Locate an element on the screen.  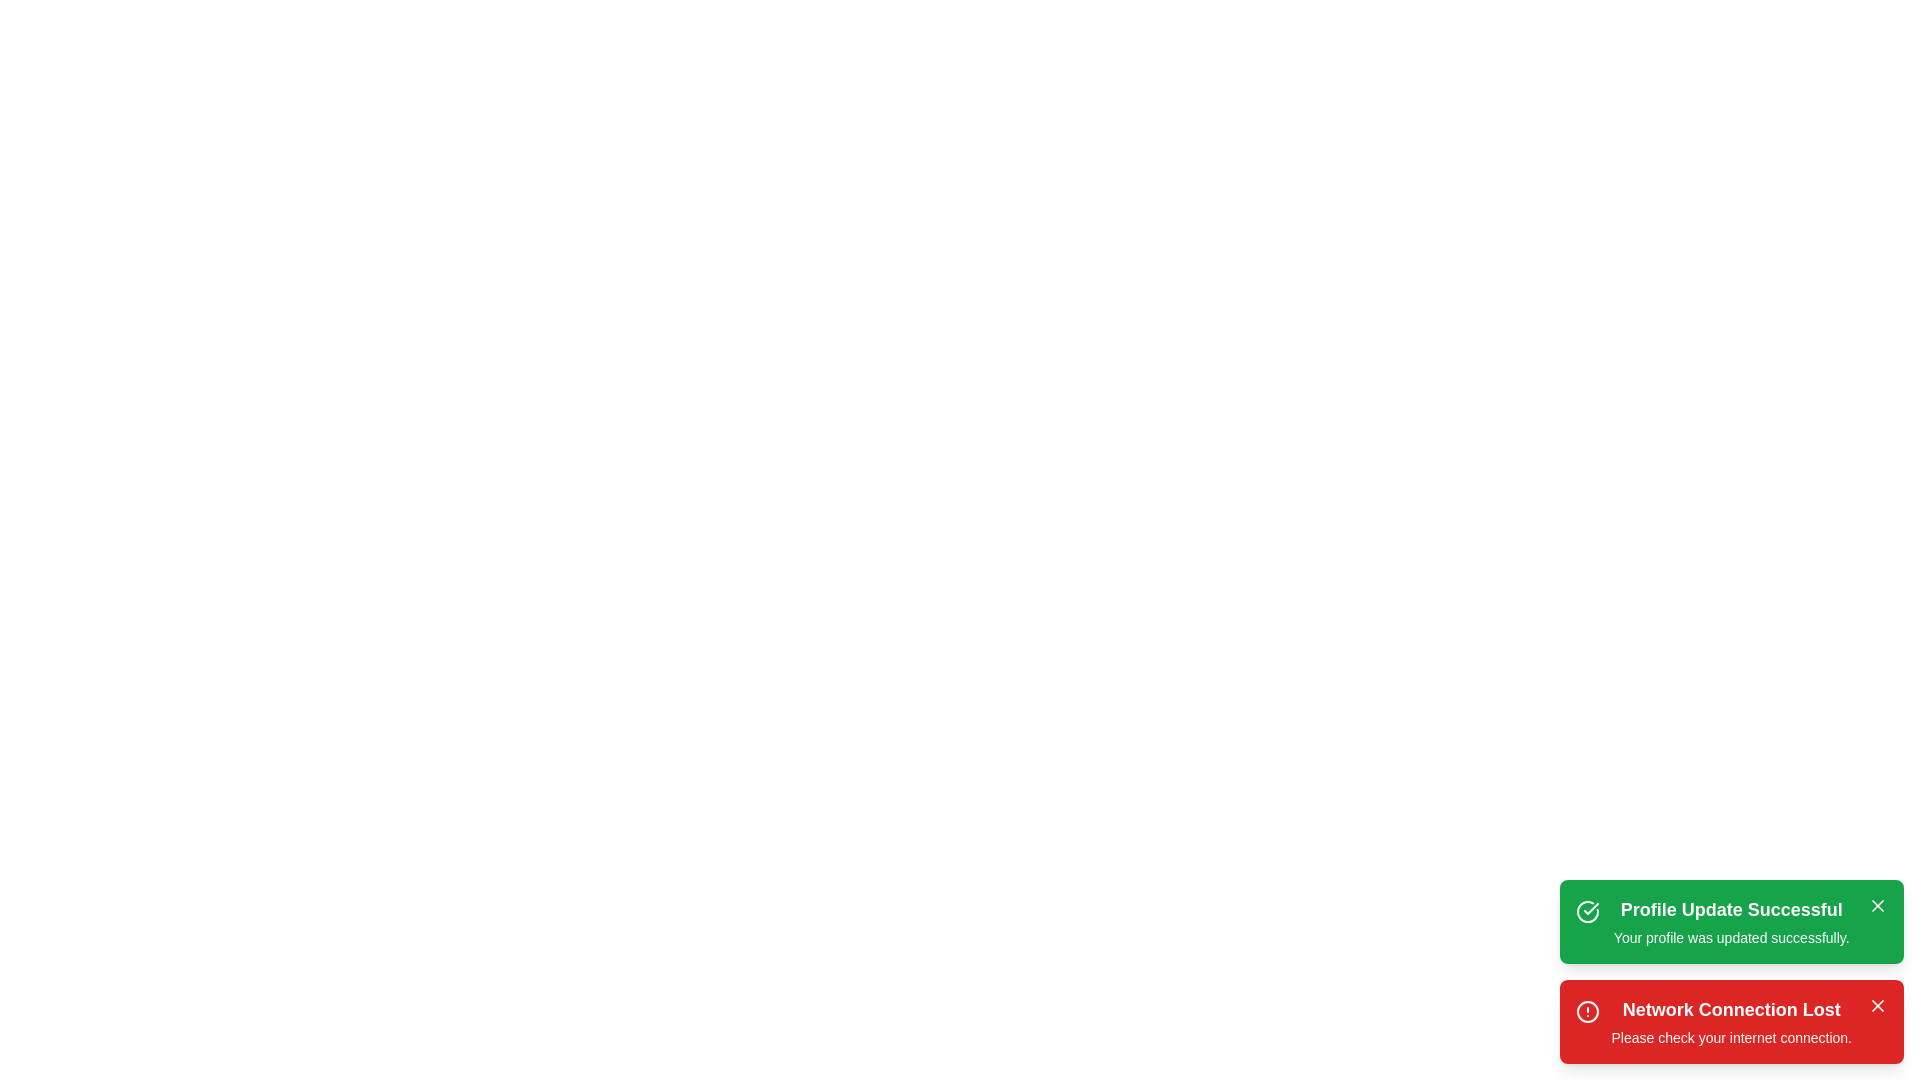
the notification with the title Network Connection Lost to observe the interaction effect is located at coordinates (1730, 1022).